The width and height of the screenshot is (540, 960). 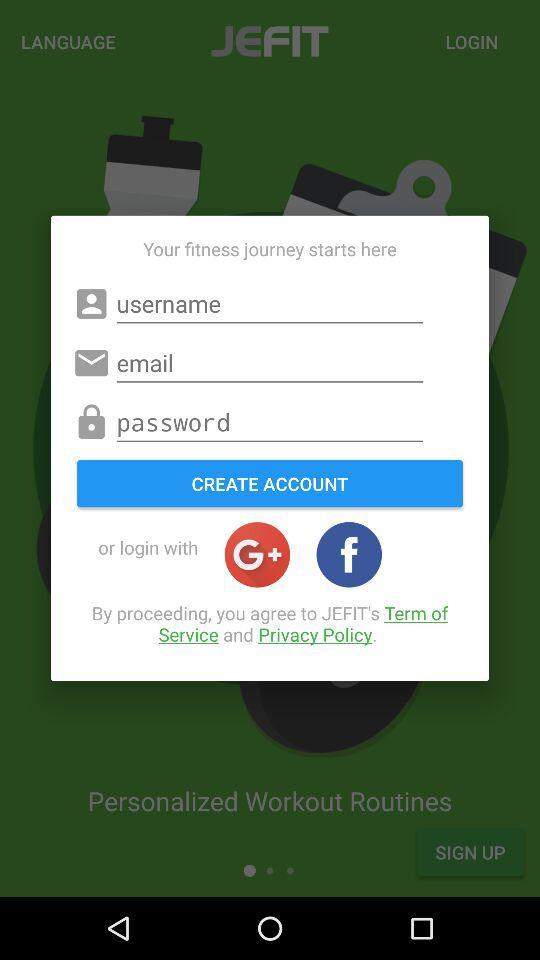 What do you see at coordinates (257, 554) in the screenshot?
I see `google key` at bounding box center [257, 554].